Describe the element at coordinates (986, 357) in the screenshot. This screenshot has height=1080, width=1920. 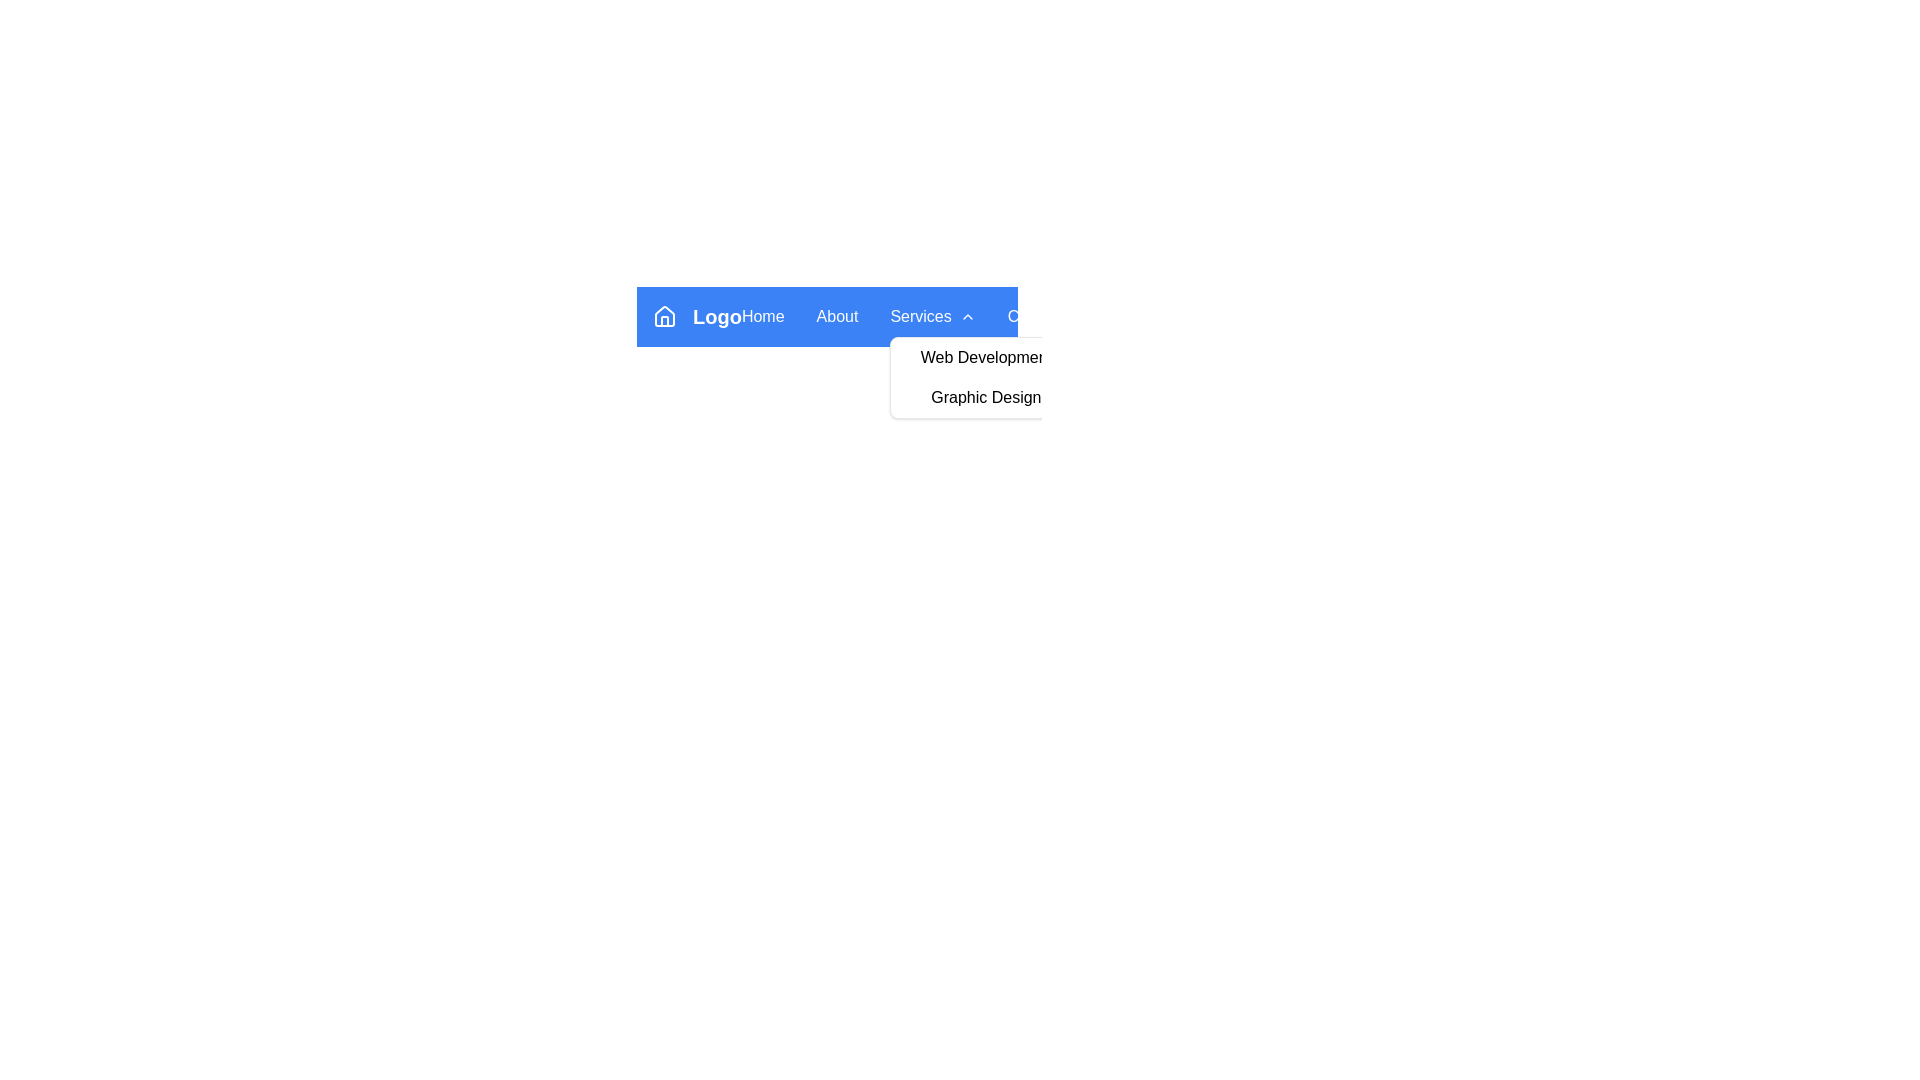
I see `the first selectable menu option in the dropdown menu under the 'Services' navigation tab` at that location.